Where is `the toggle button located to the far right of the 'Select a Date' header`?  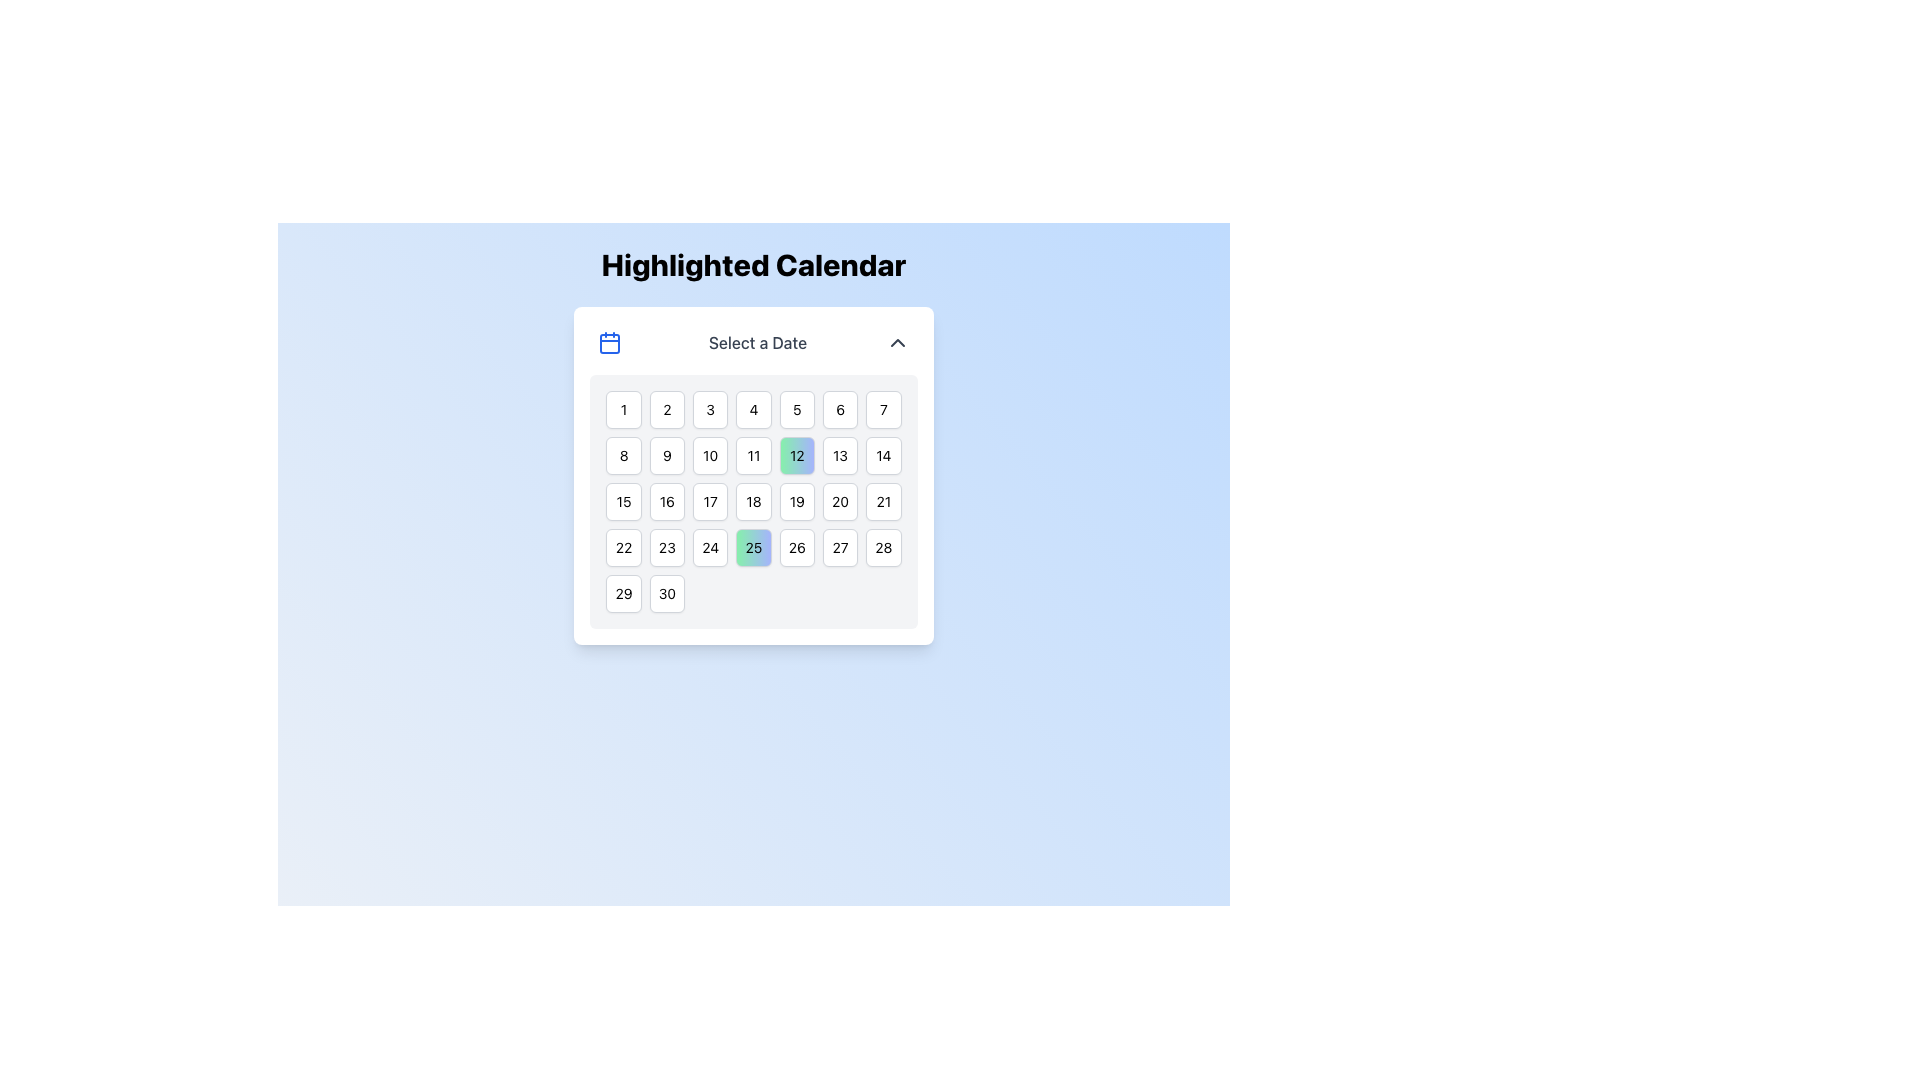
the toggle button located to the far right of the 'Select a Date' header is located at coordinates (896, 342).